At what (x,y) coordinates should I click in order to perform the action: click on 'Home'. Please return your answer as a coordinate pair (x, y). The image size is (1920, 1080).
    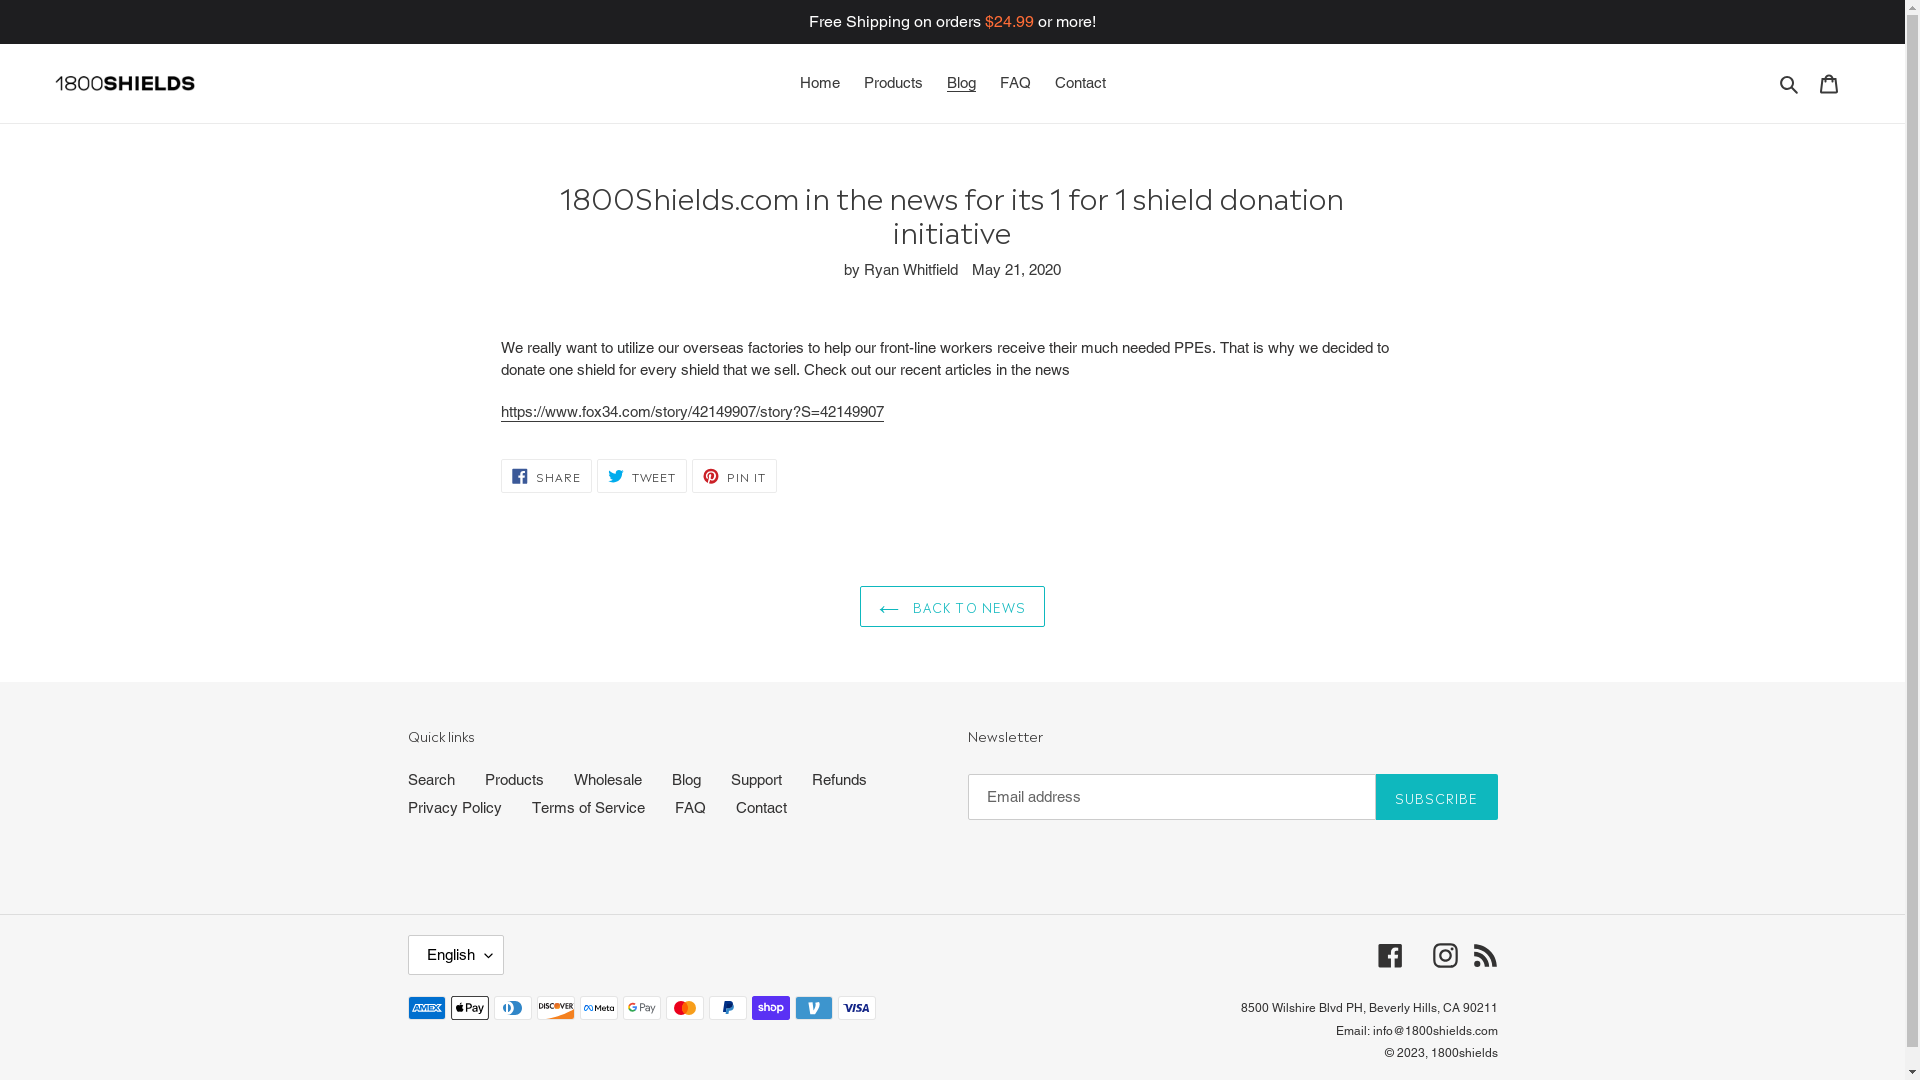
    Looking at the image, I should click on (789, 82).